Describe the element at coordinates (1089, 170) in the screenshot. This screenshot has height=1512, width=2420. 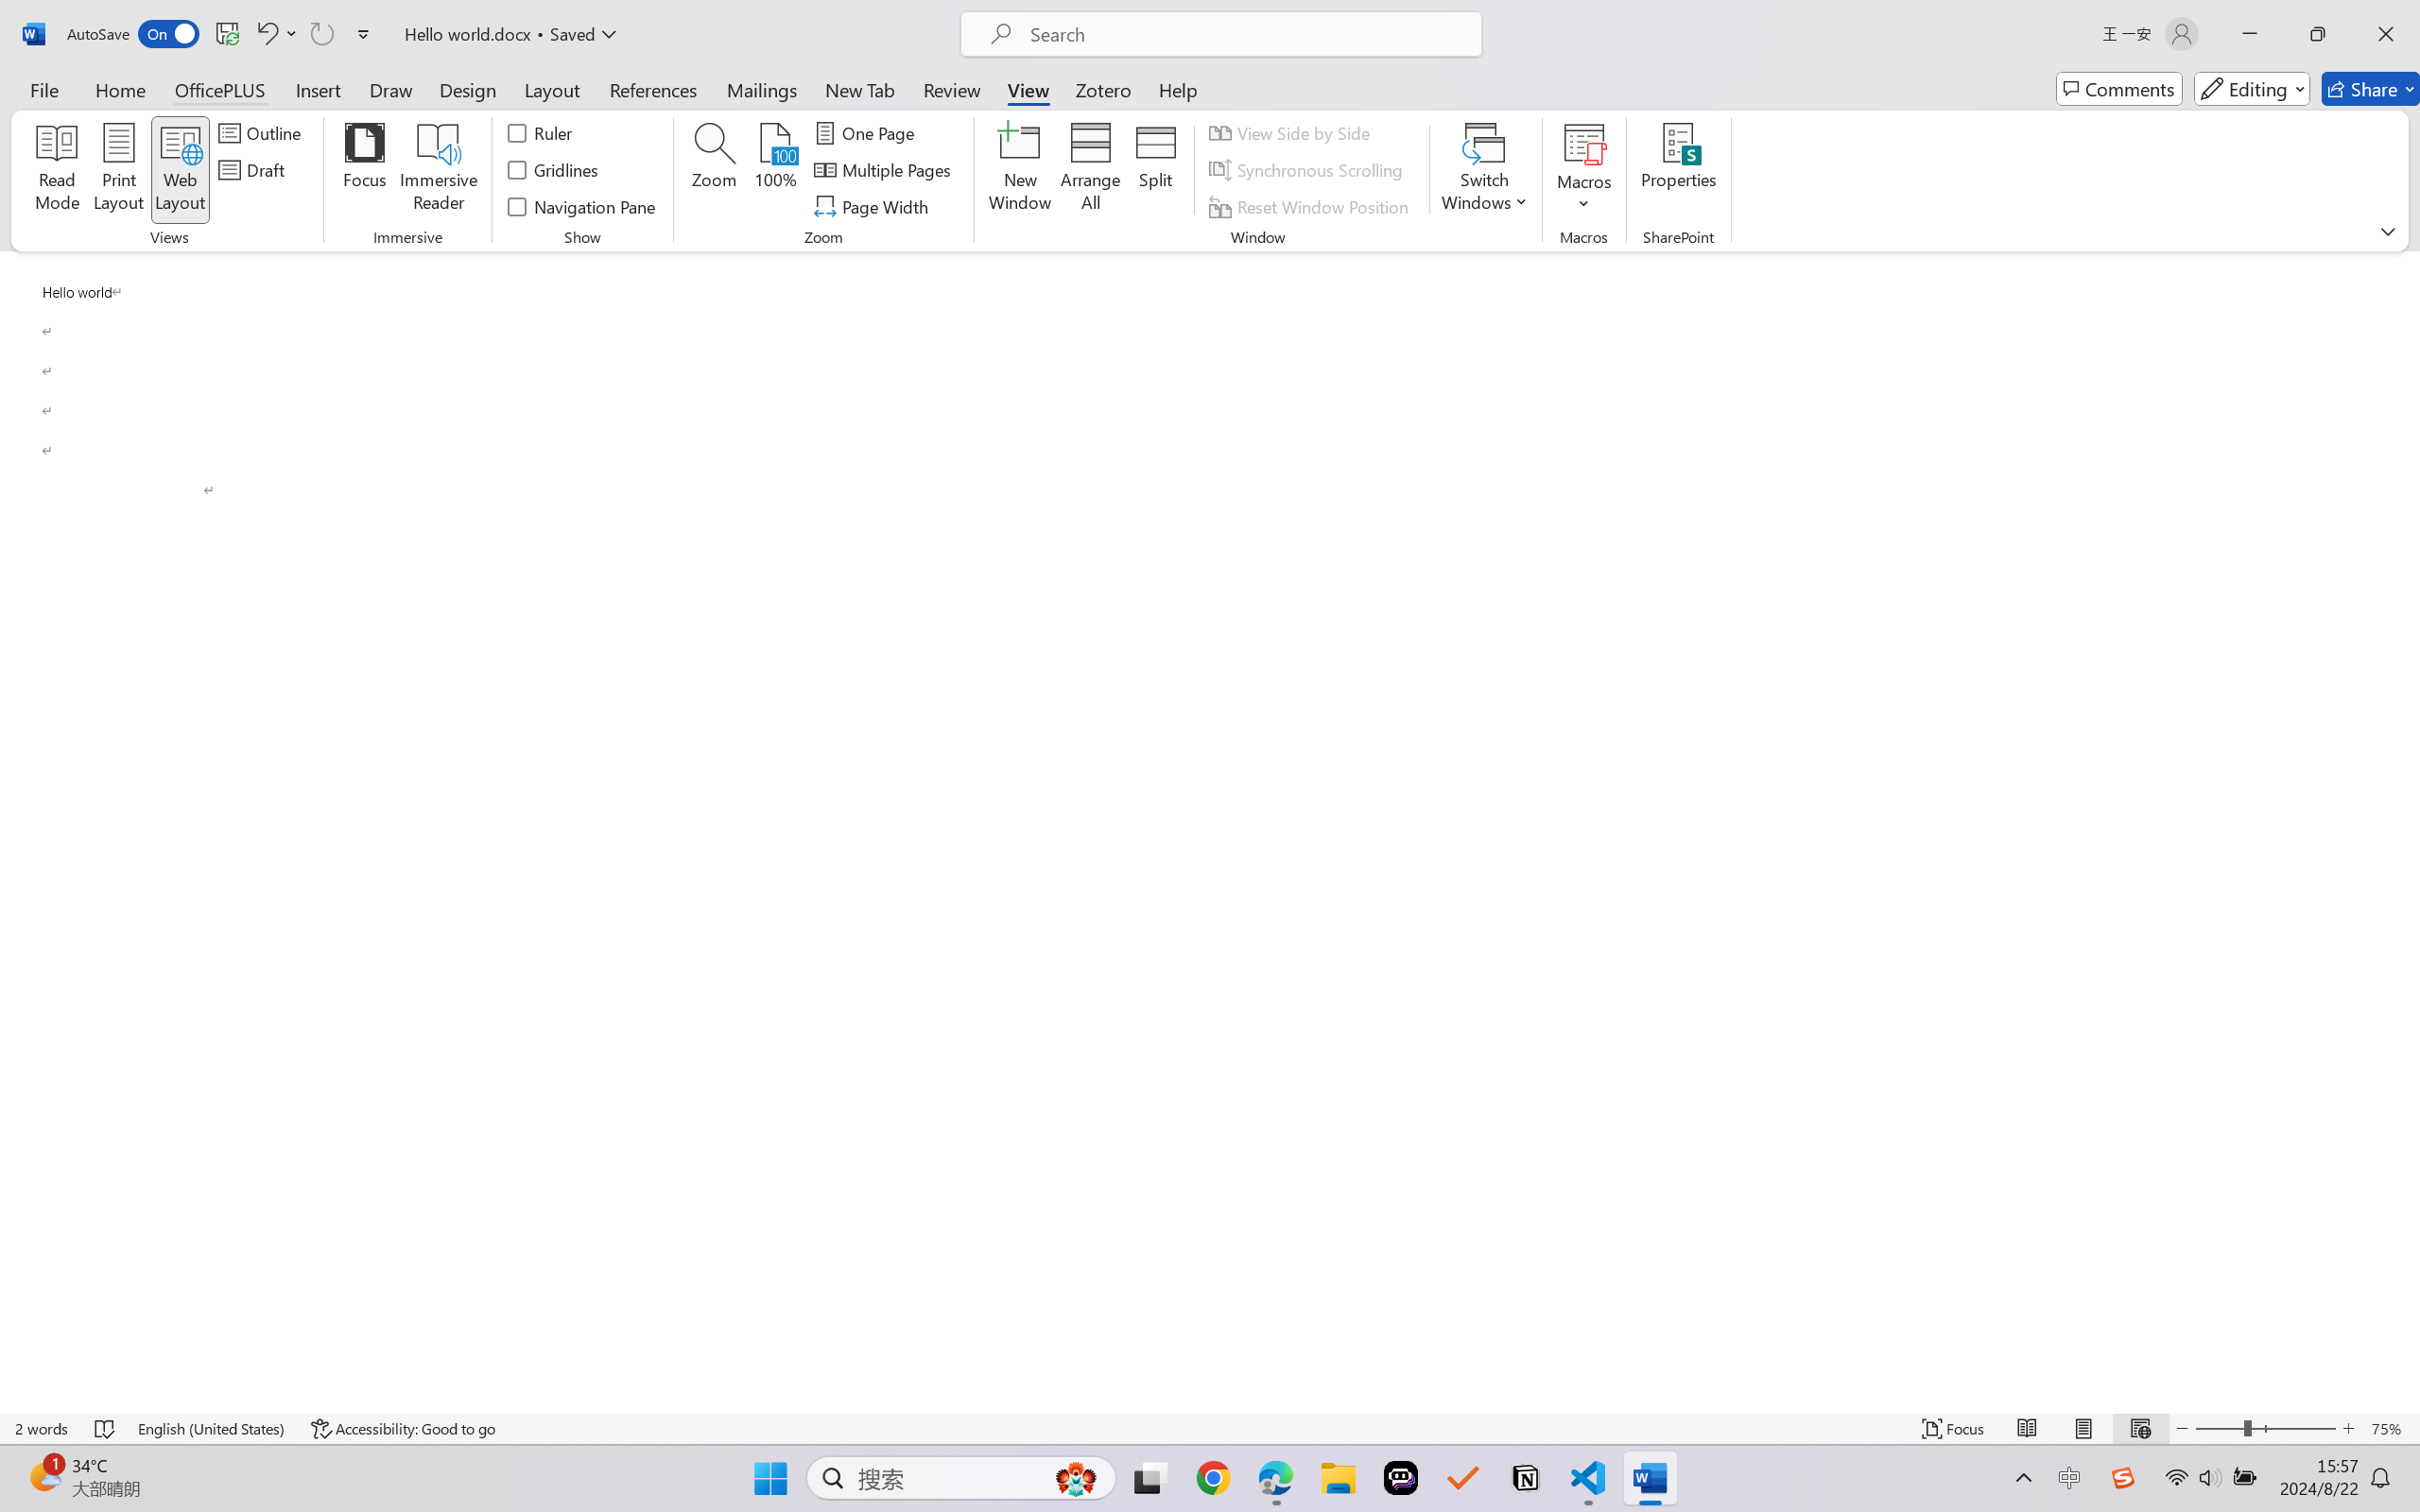
I see `'Arrange All'` at that location.